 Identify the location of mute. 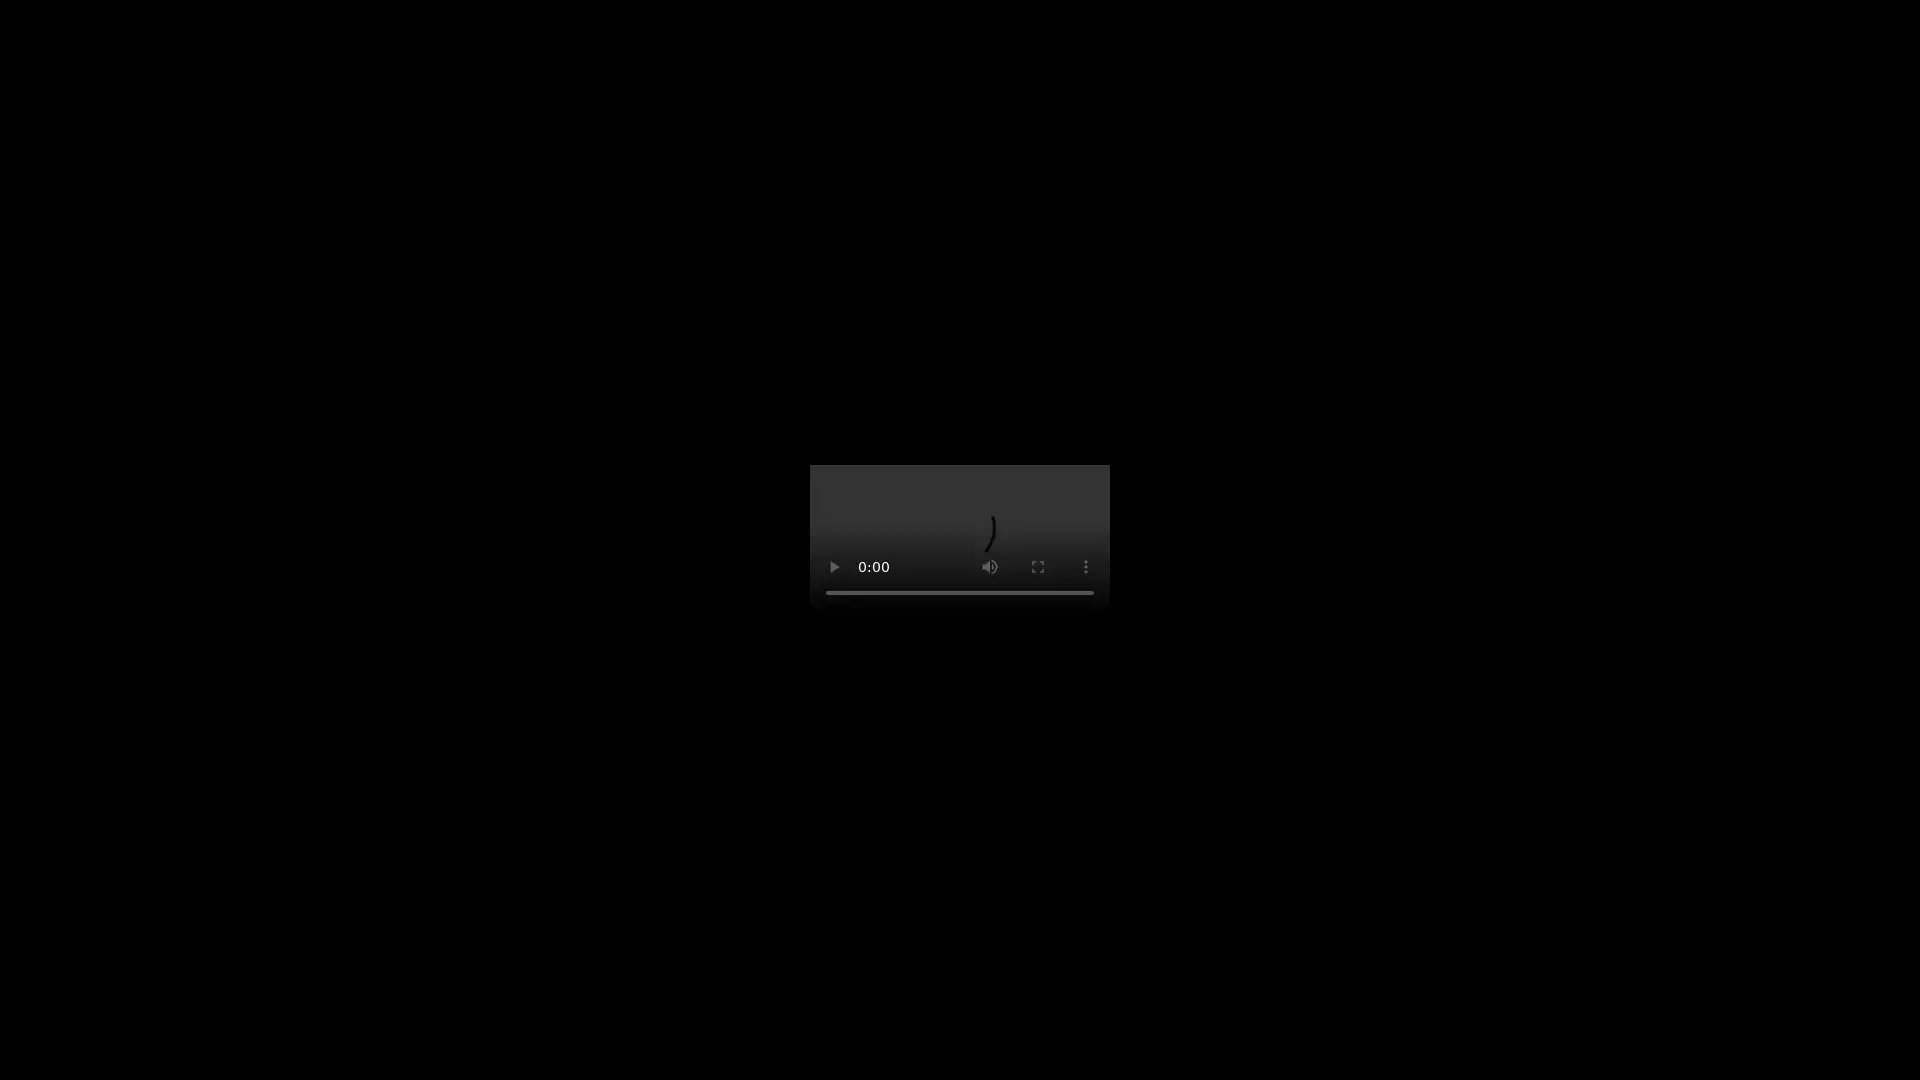
(989, 567).